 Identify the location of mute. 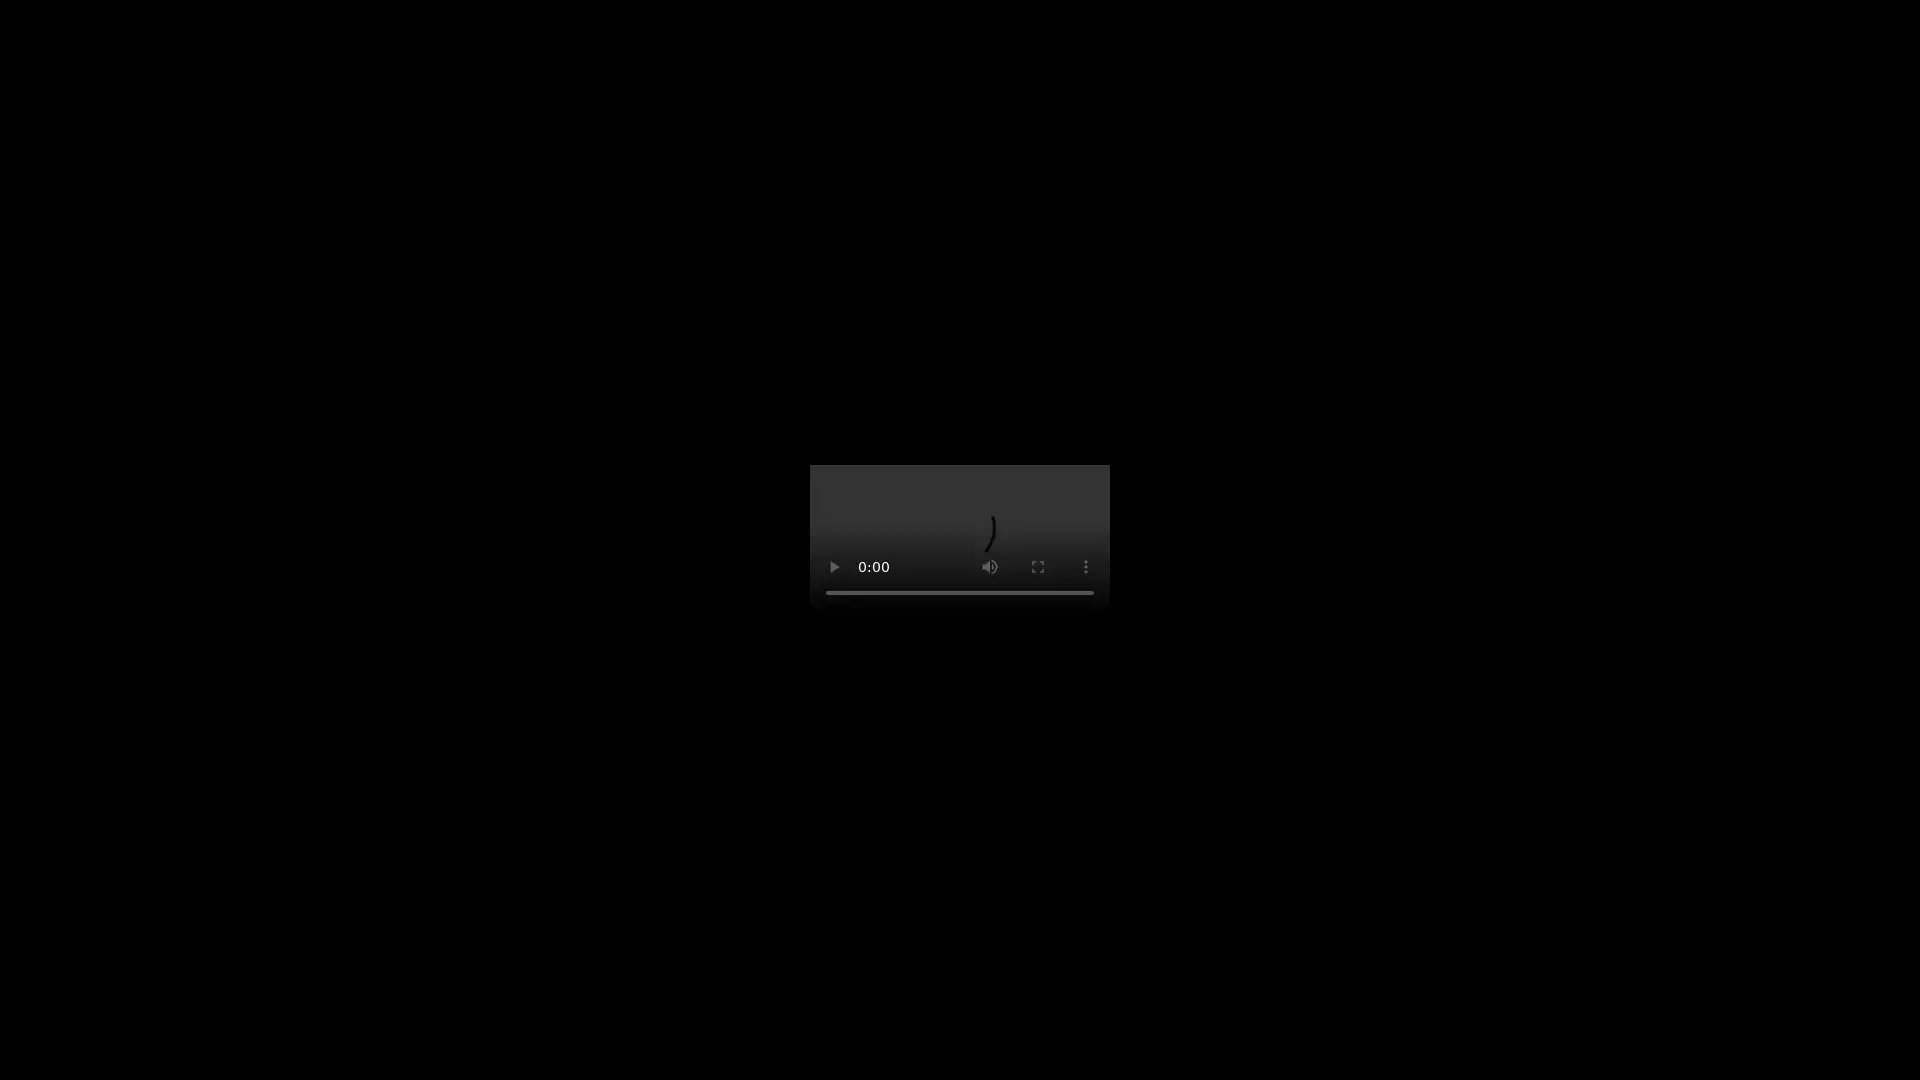
(989, 567).